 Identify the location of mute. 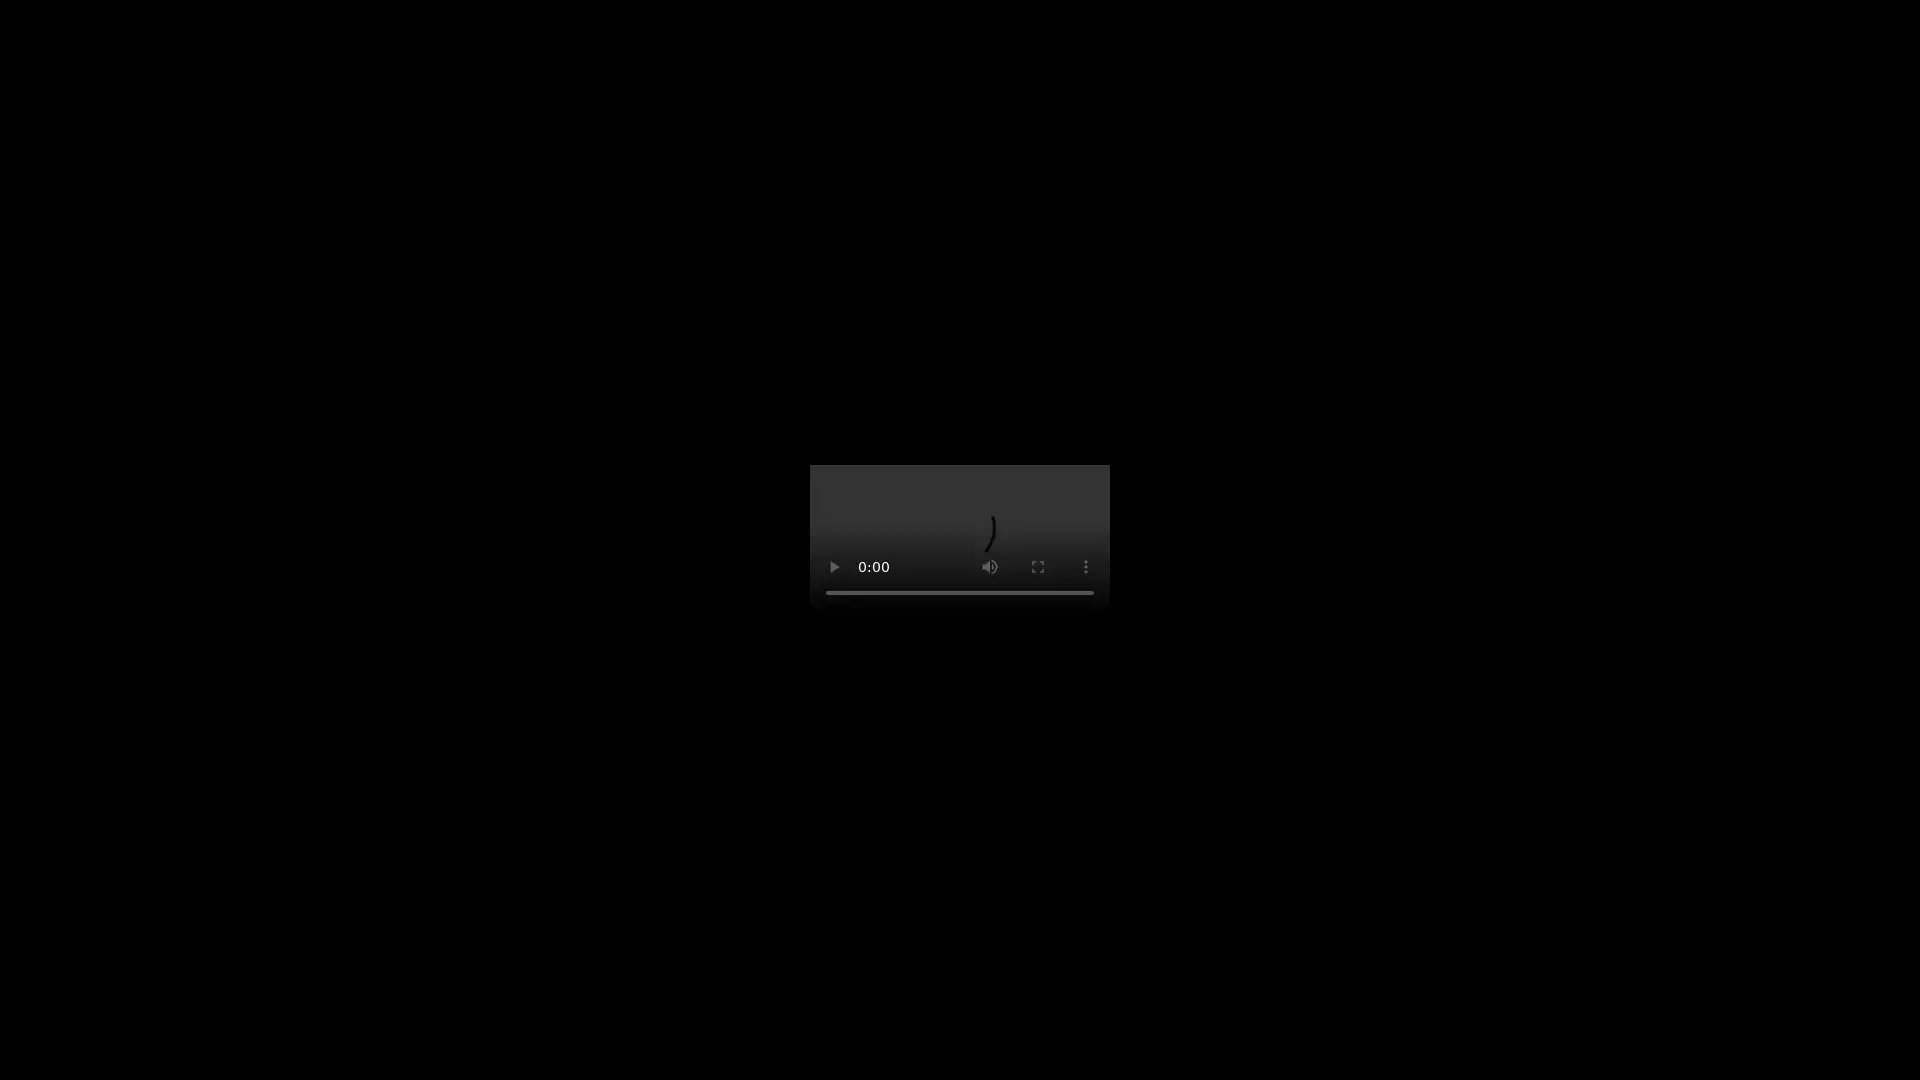
(989, 567).